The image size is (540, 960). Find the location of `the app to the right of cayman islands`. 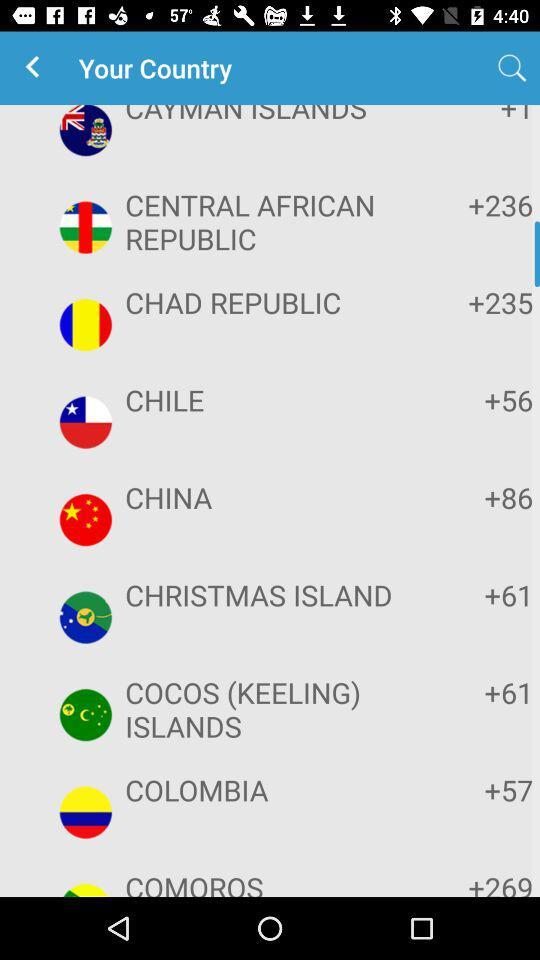

the app to the right of cayman islands is located at coordinates (512, 68).